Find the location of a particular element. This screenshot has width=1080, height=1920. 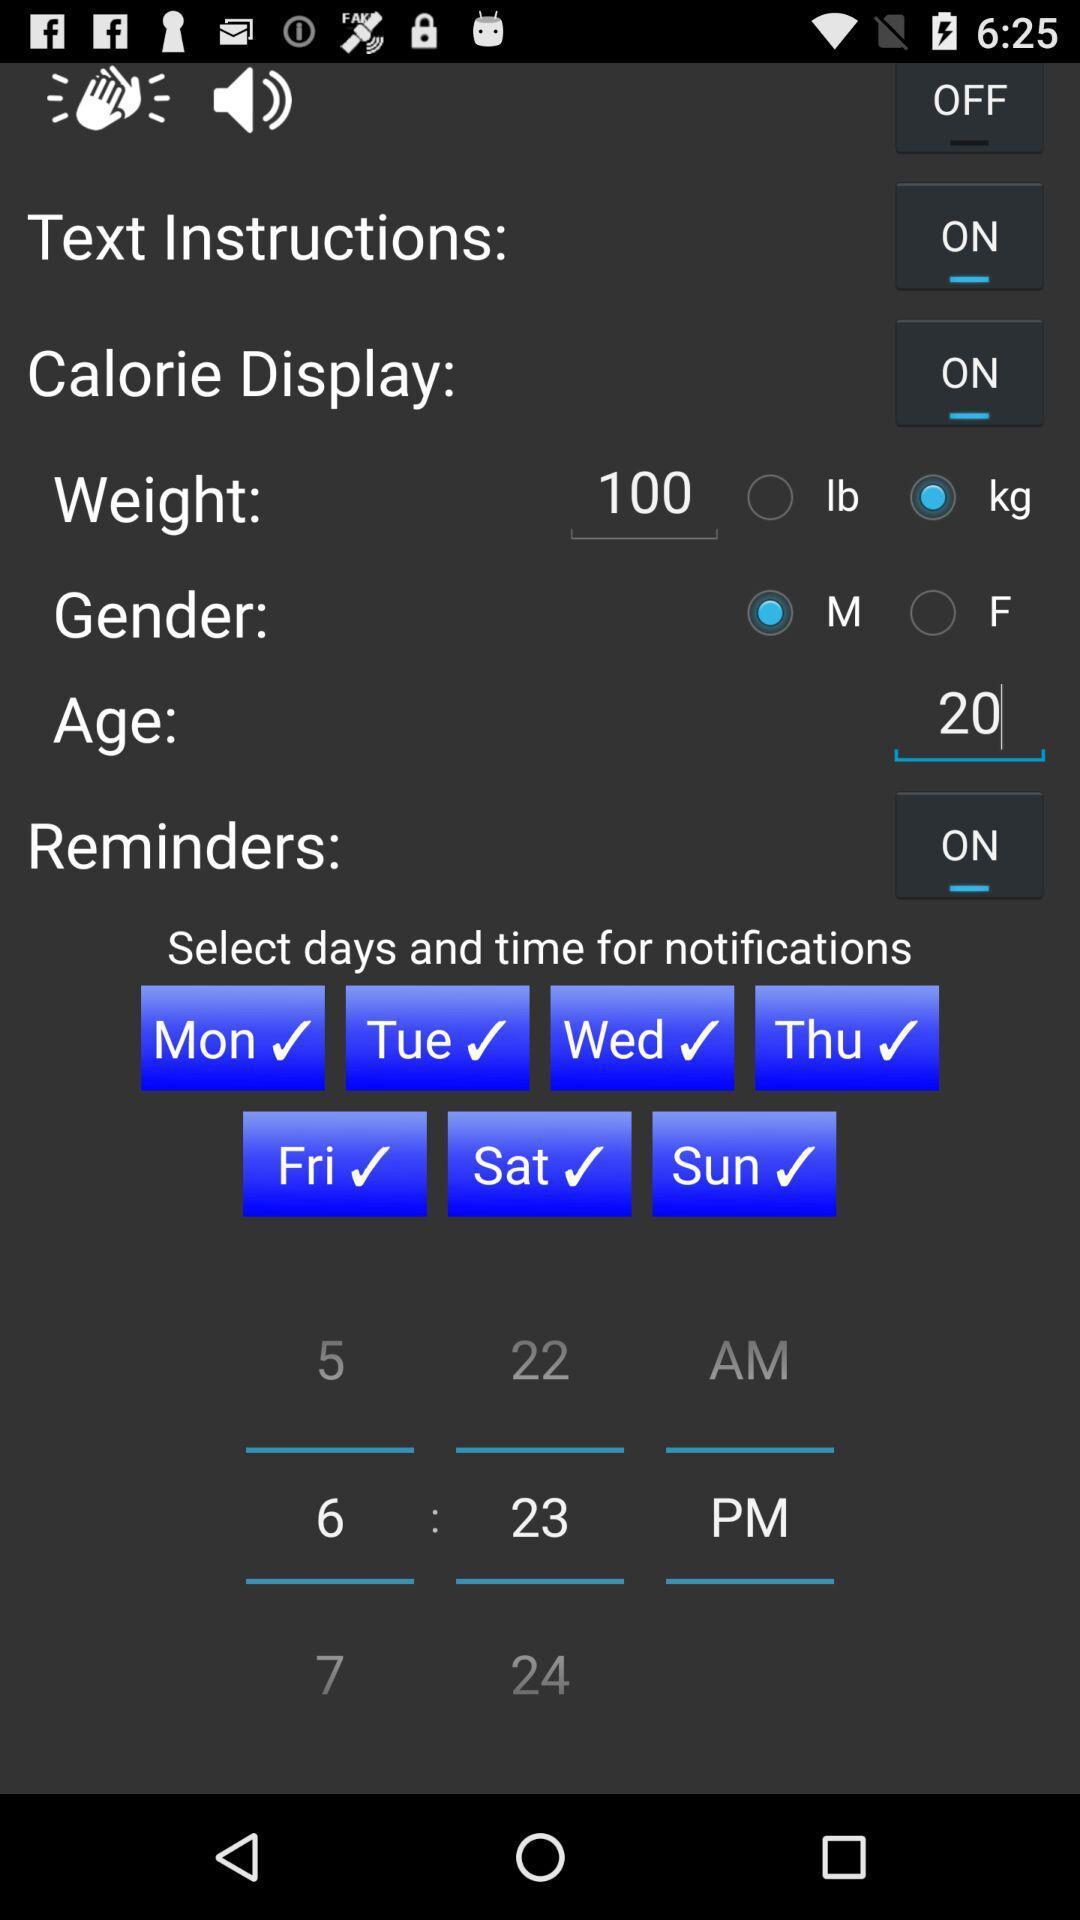

indicate button is located at coordinates (774, 611).